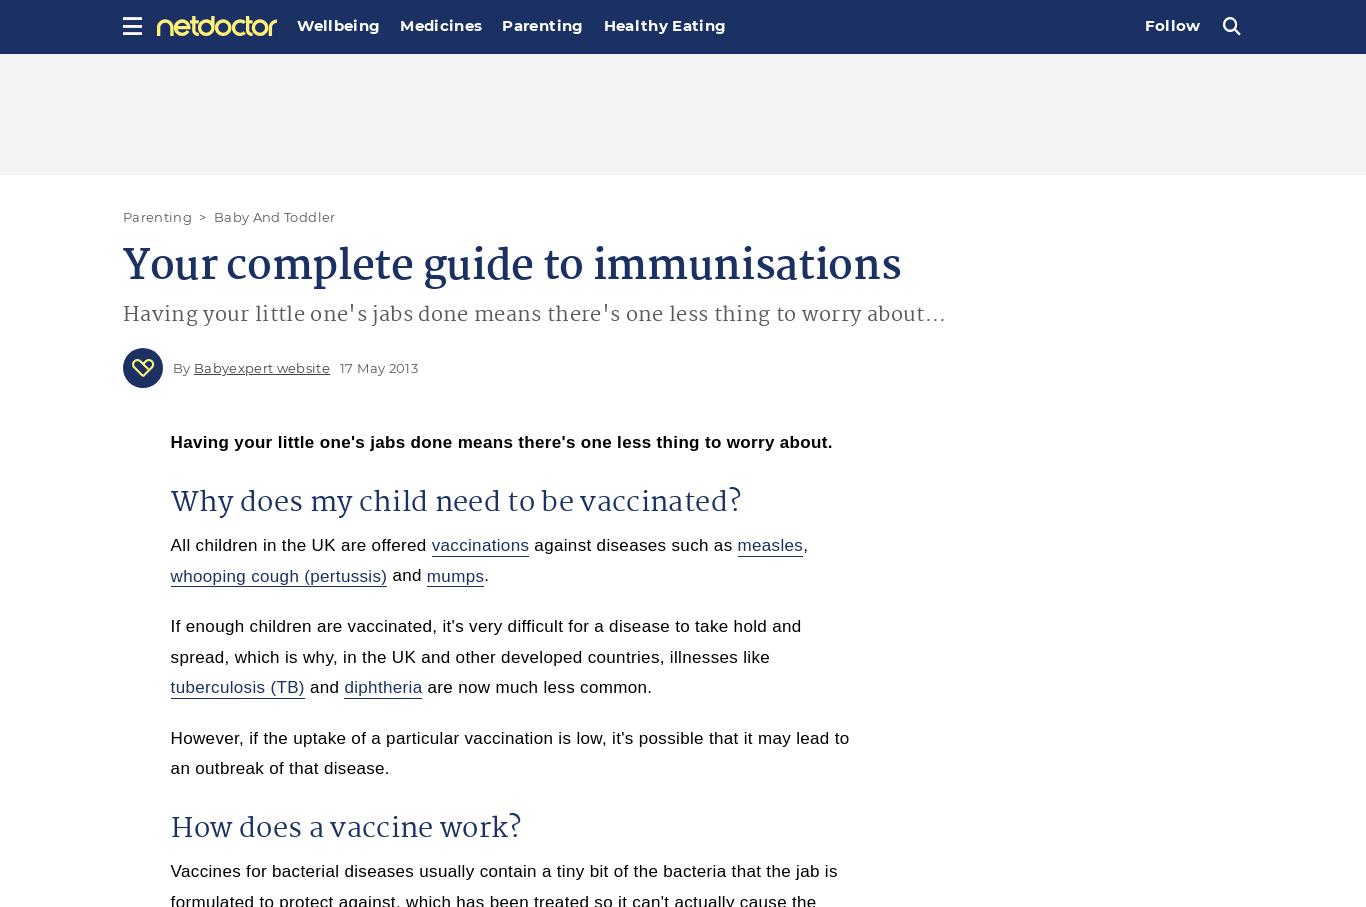  What do you see at coordinates (338, 24) in the screenshot?
I see `'Wellbeing'` at bounding box center [338, 24].